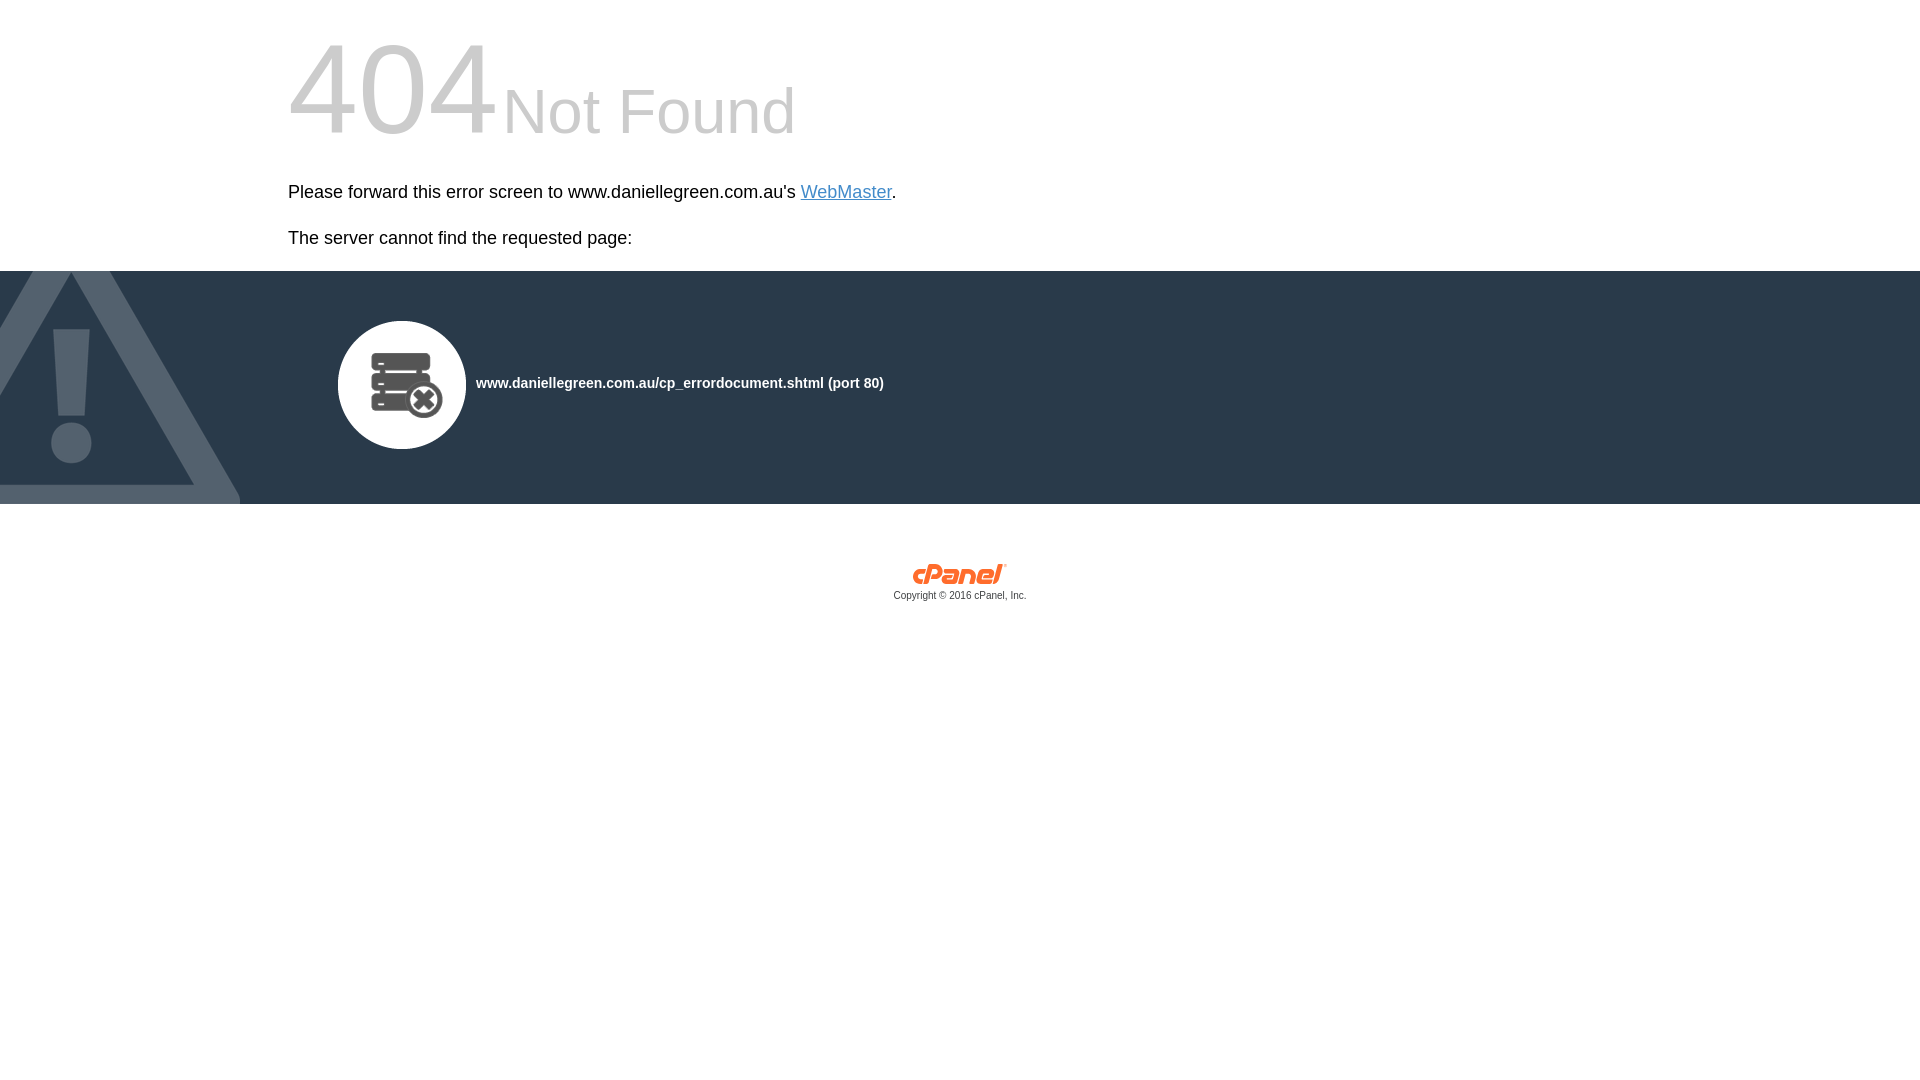  What do you see at coordinates (846, 192) in the screenshot?
I see `'WebMaster'` at bounding box center [846, 192].